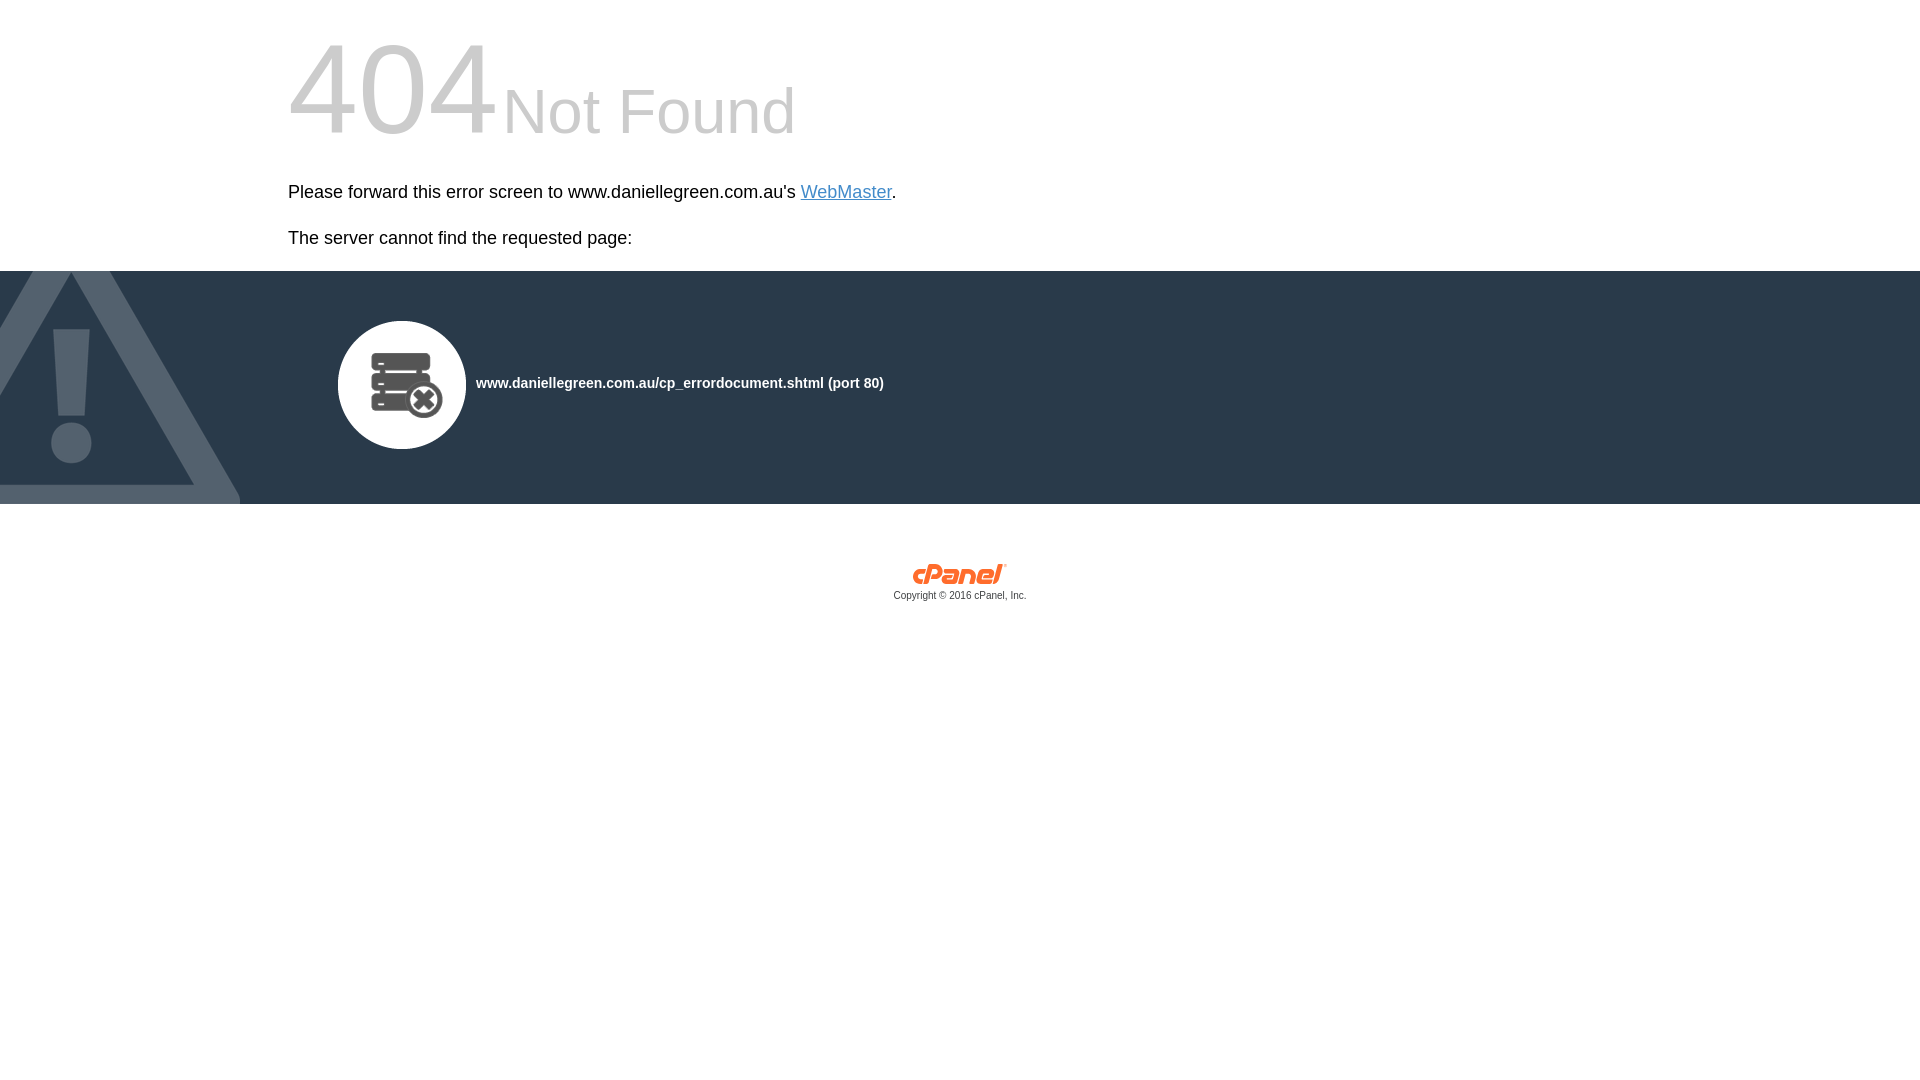  What do you see at coordinates (846, 192) in the screenshot?
I see `'WebMaster'` at bounding box center [846, 192].